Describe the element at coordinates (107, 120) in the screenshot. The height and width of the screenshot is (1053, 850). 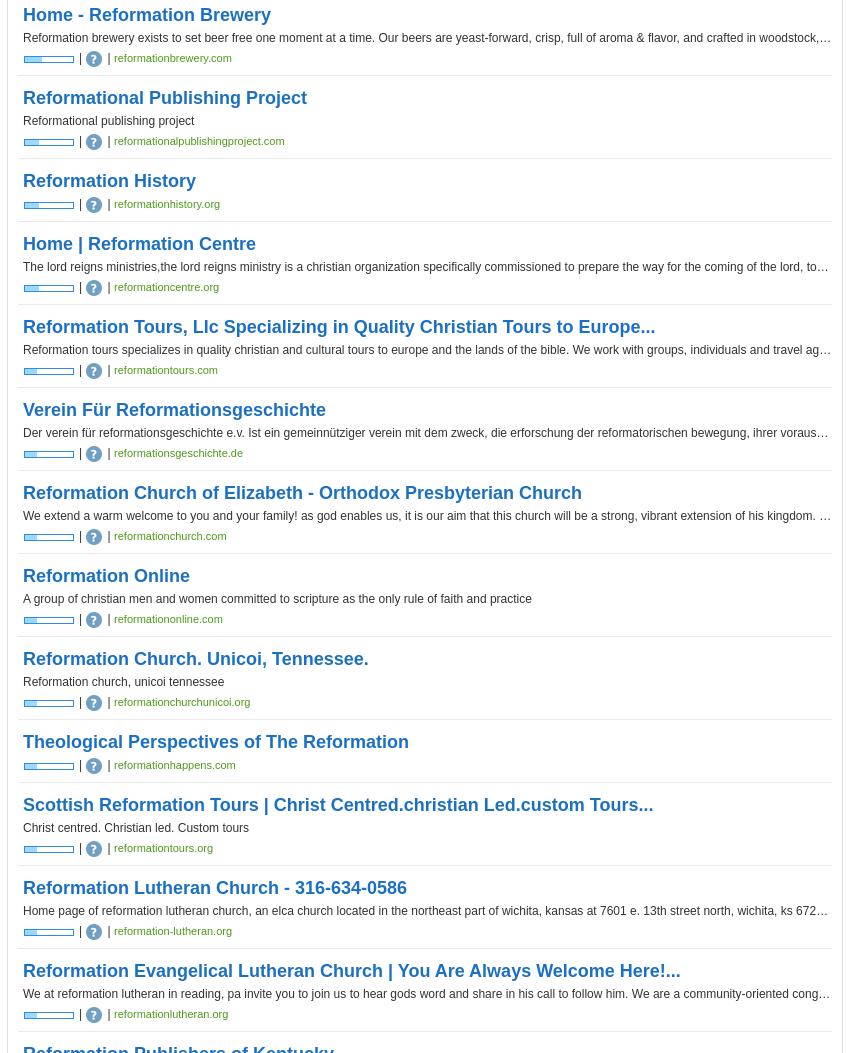
I see `'Reformational publishing project'` at that location.